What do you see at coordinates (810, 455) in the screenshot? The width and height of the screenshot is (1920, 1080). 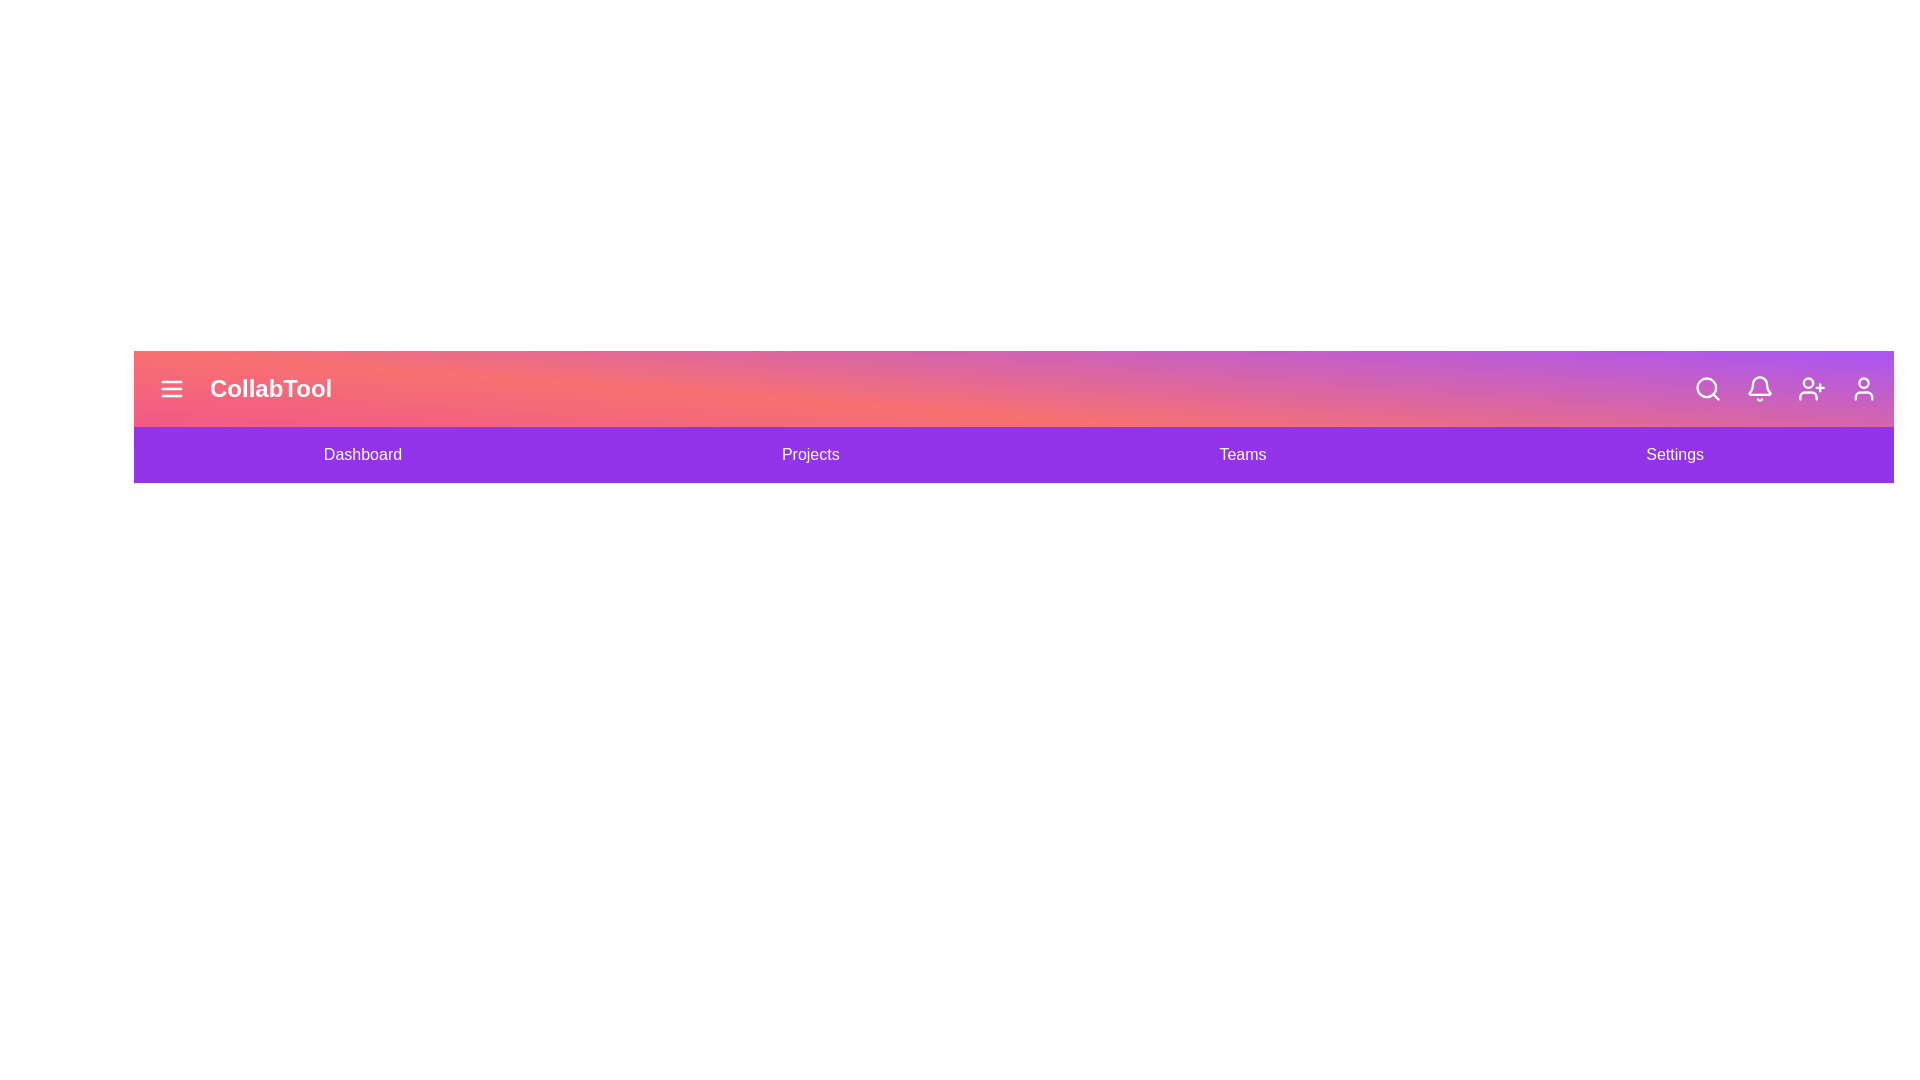 I see `the navigation link Projects` at bounding box center [810, 455].